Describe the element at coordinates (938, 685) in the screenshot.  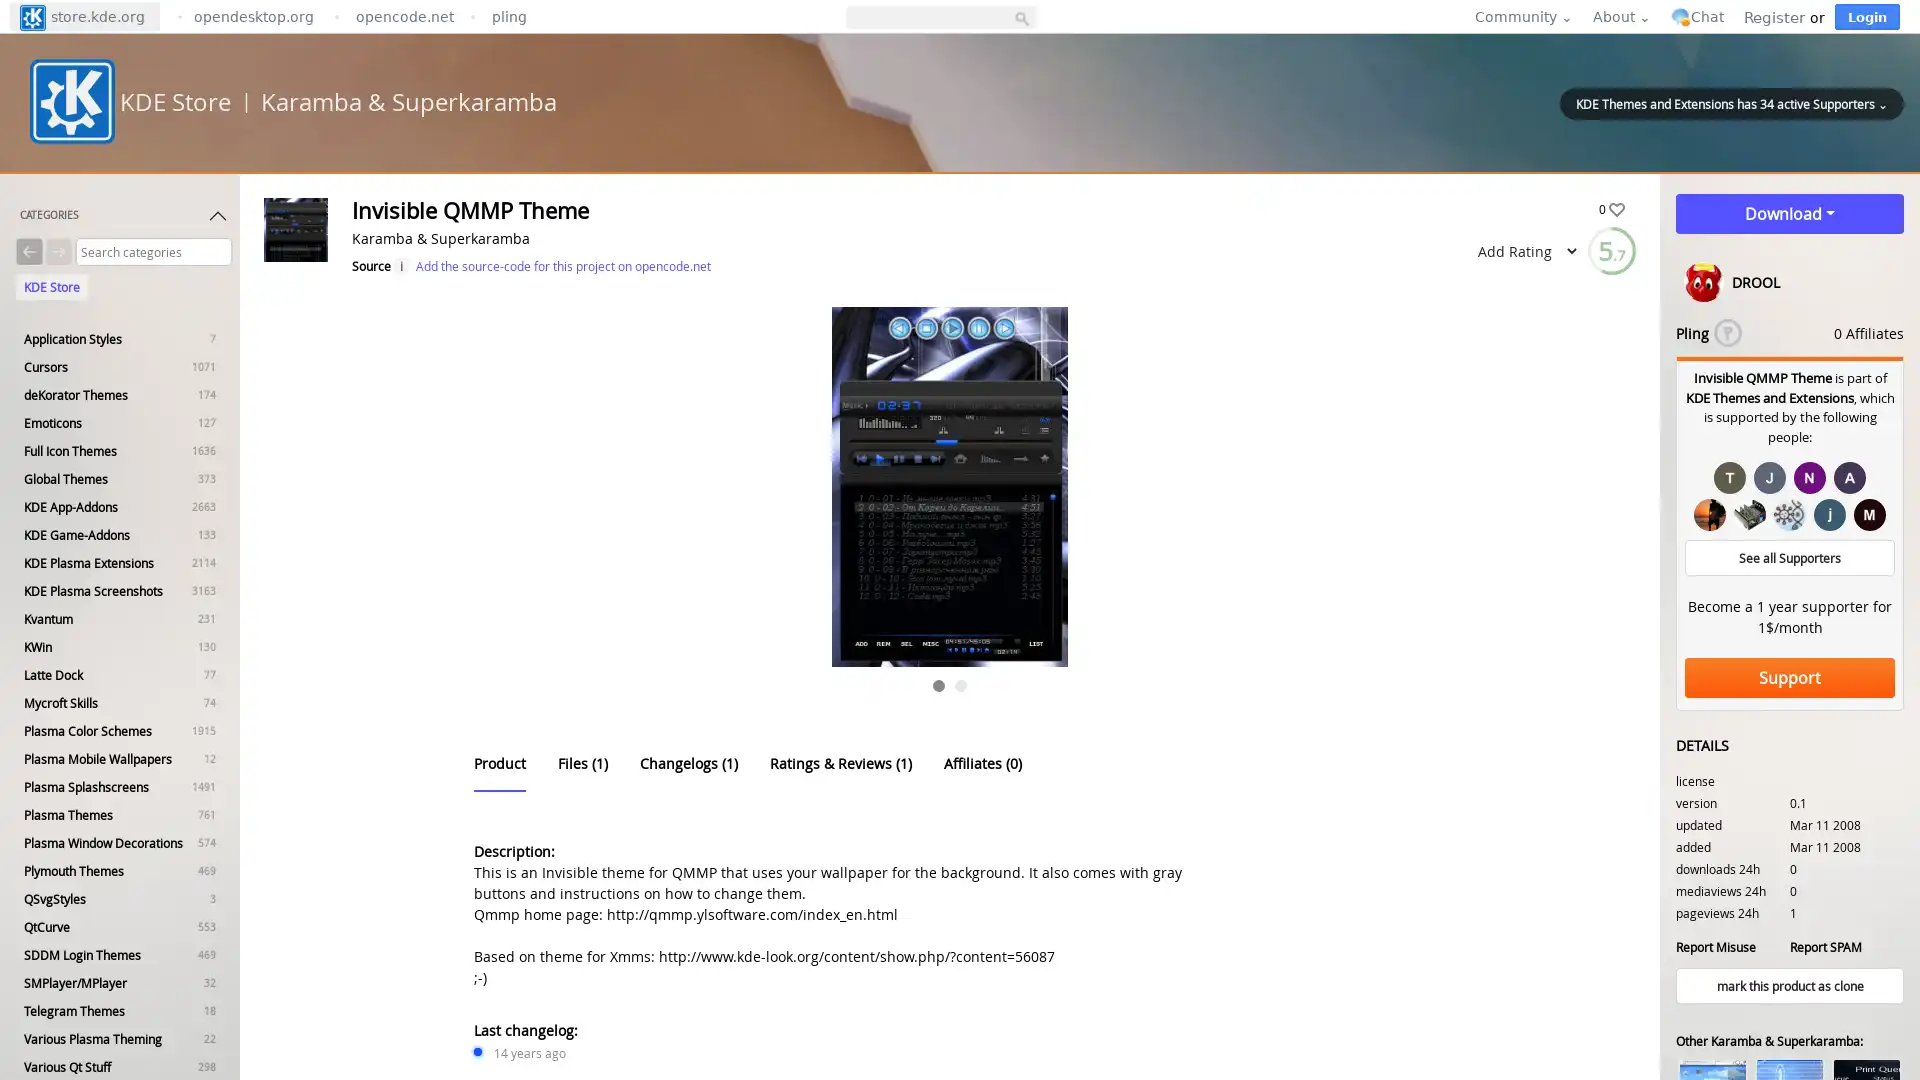
I see `Go to slide 1` at that location.